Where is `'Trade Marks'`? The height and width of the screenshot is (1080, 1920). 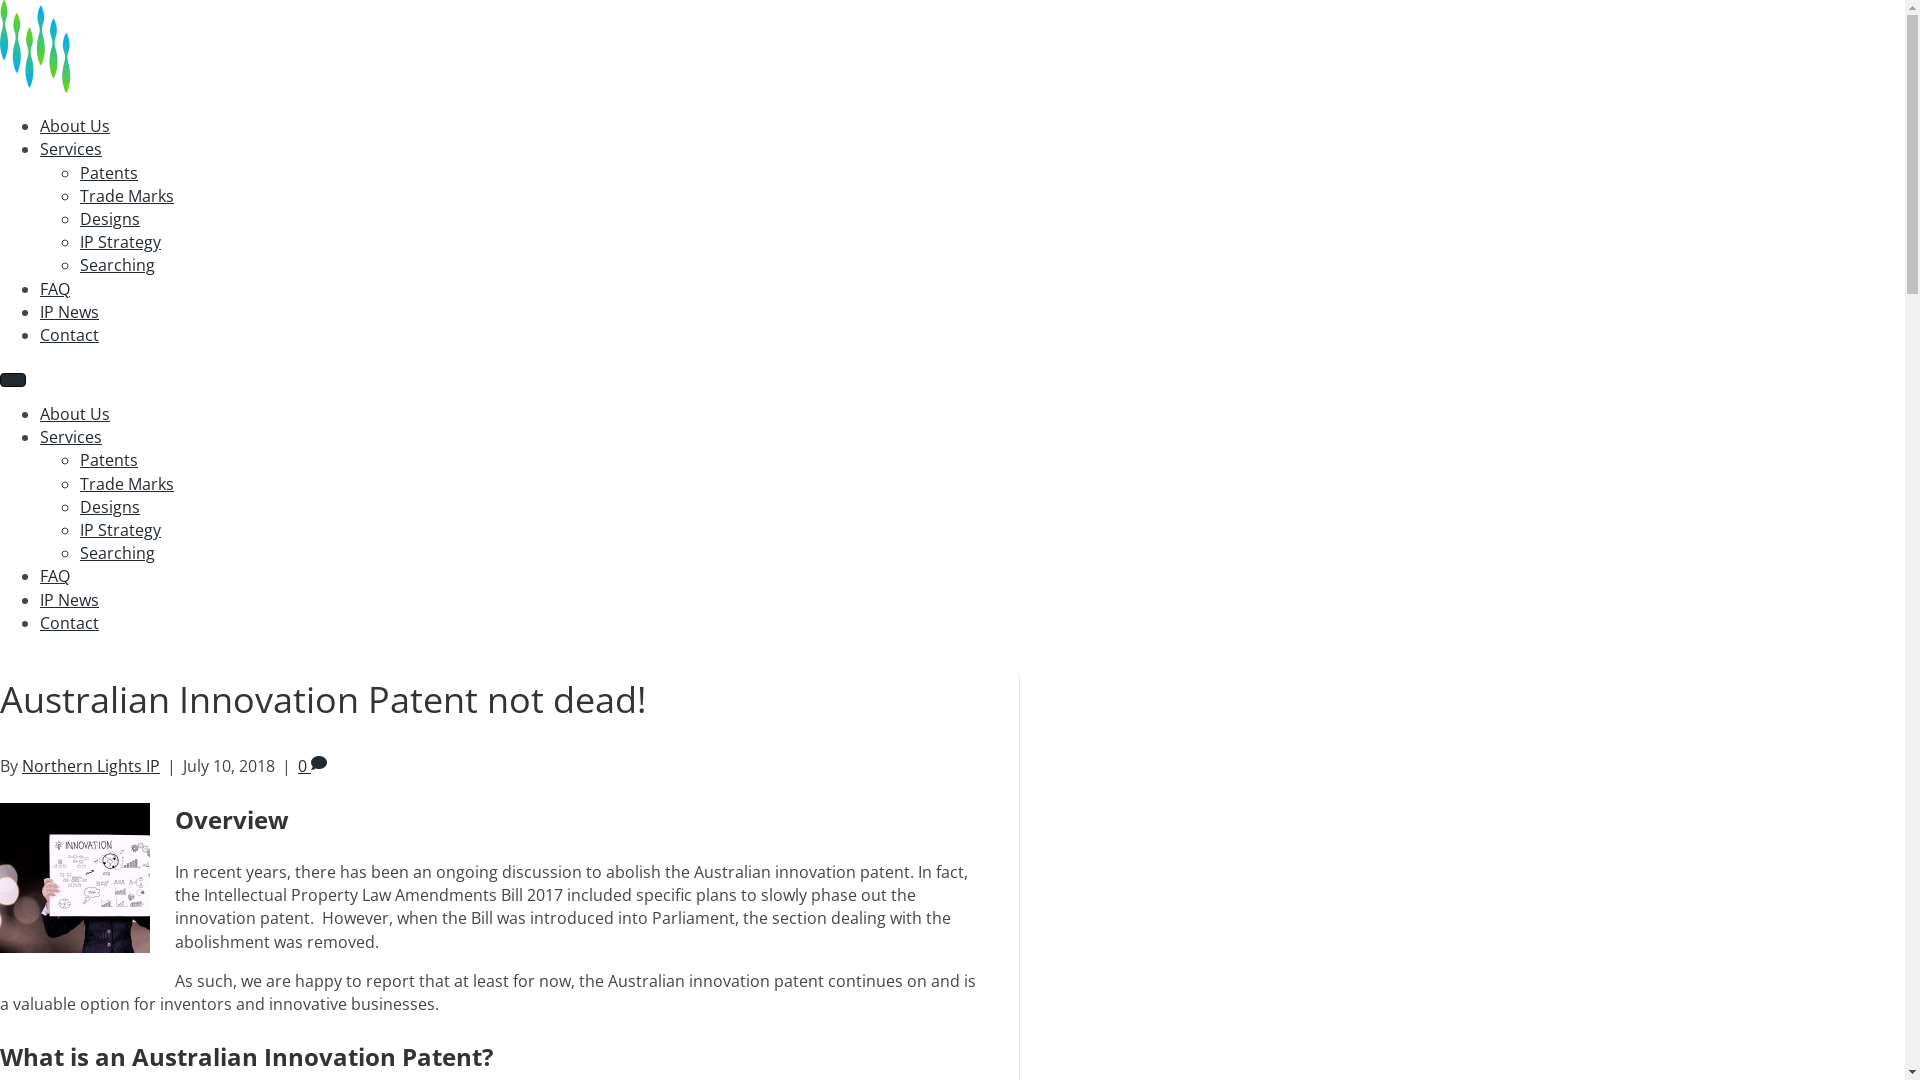 'Trade Marks' is located at coordinates (125, 483).